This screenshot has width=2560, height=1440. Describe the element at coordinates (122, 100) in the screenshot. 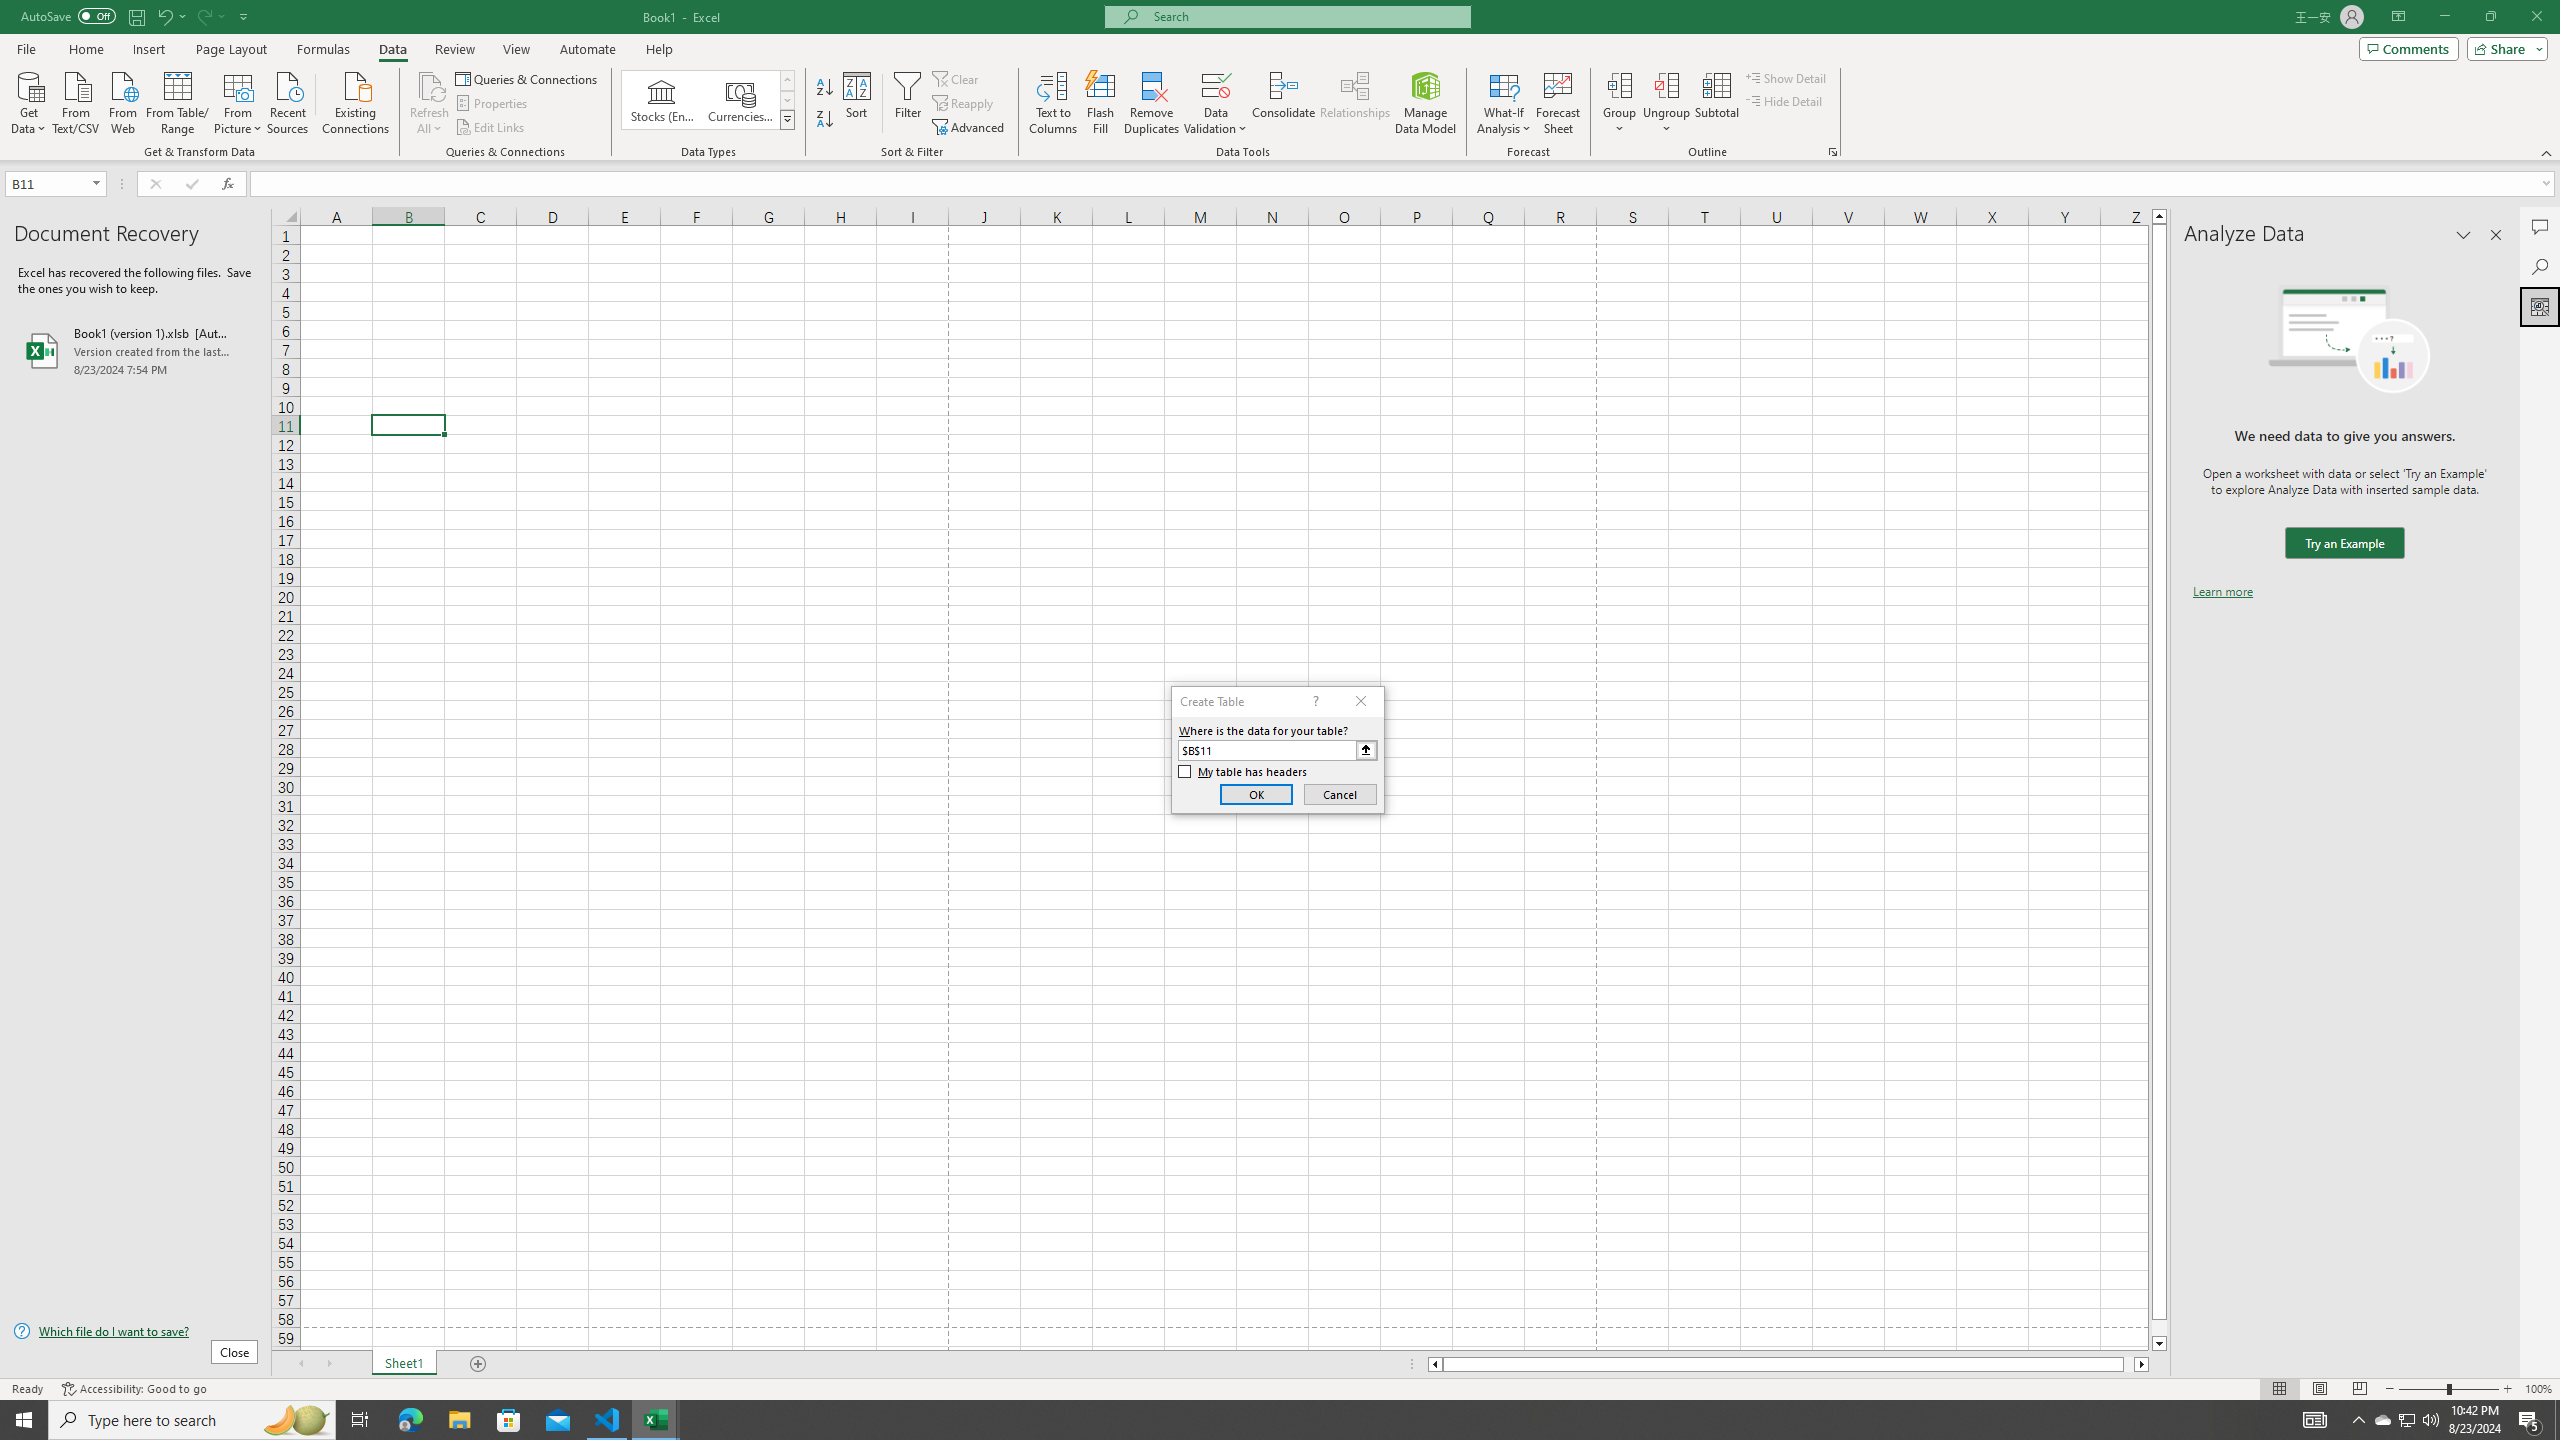

I see `'From Web'` at that location.